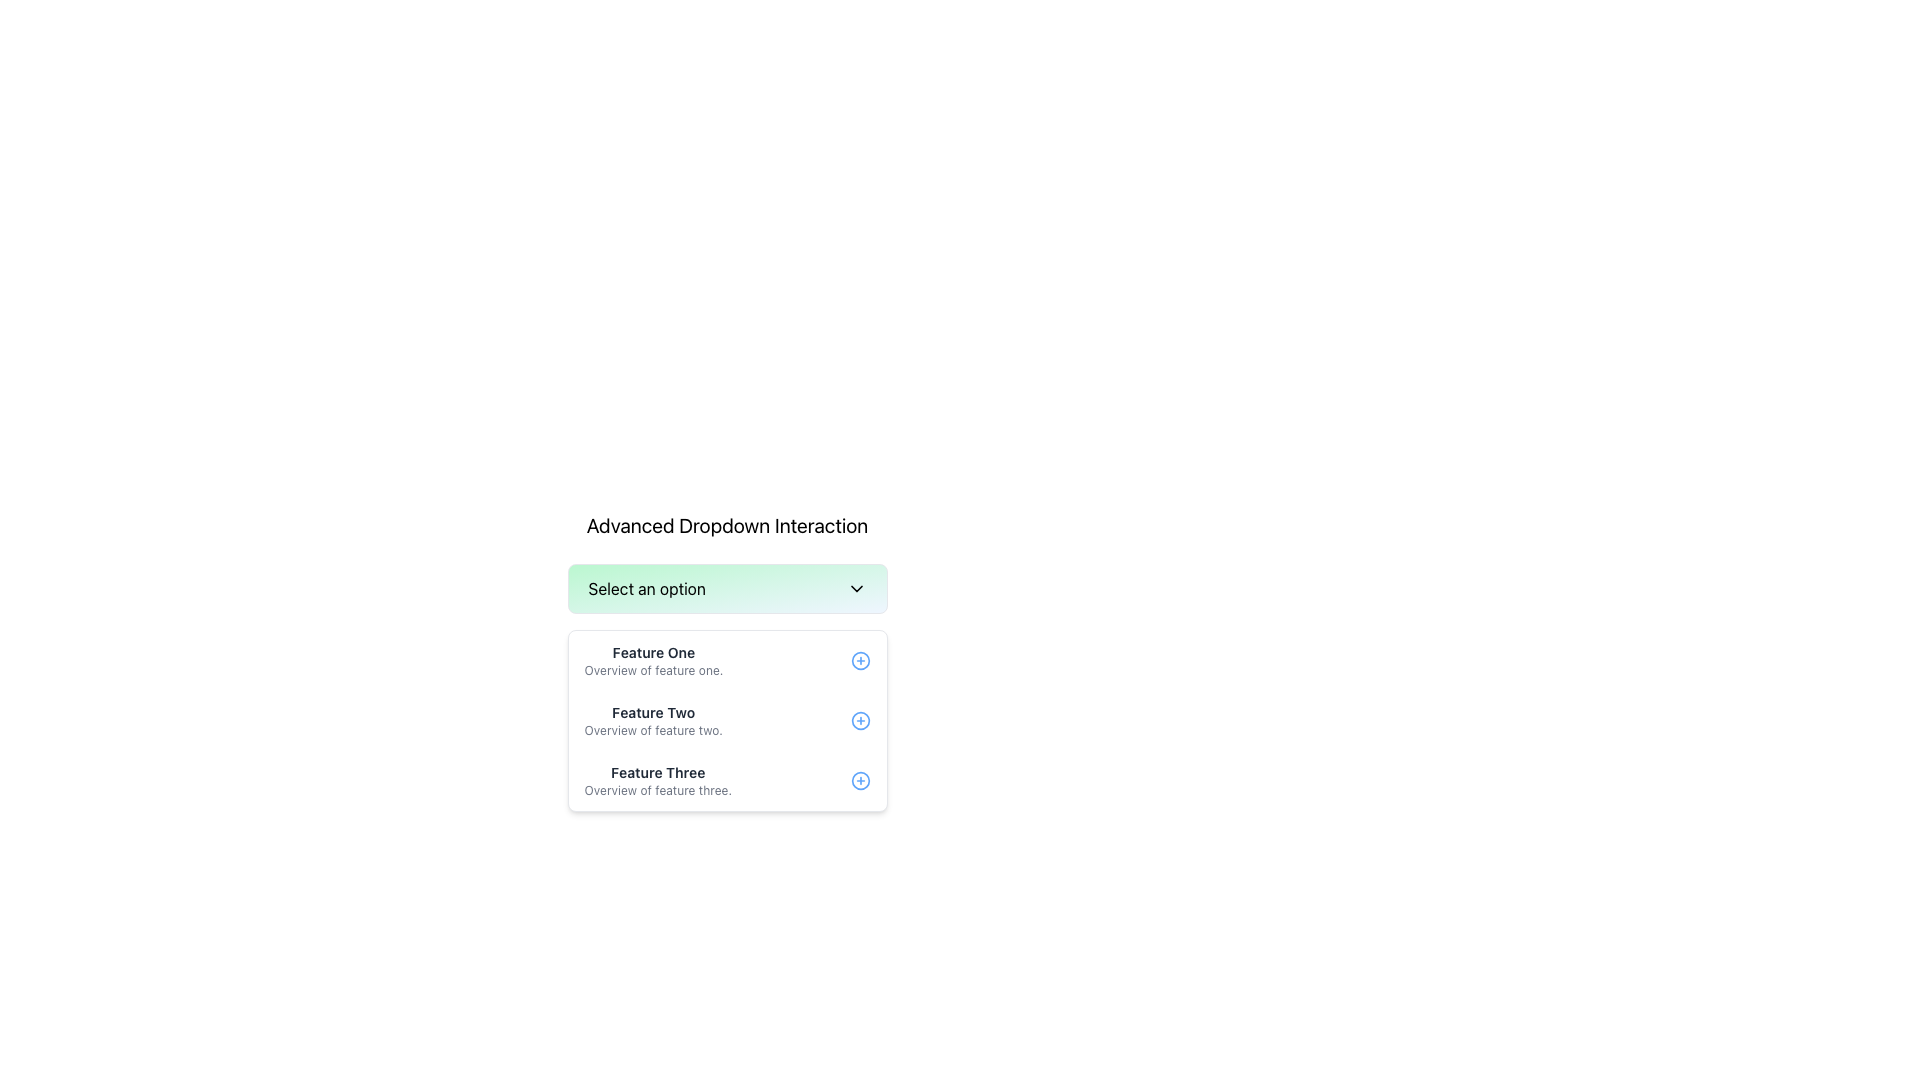 The height and width of the screenshot is (1080, 1920). Describe the element at coordinates (860, 660) in the screenshot. I see `the outer circle of the circle-plus icon, located to the right of the 'Feature One' option in the dropdown list` at that location.